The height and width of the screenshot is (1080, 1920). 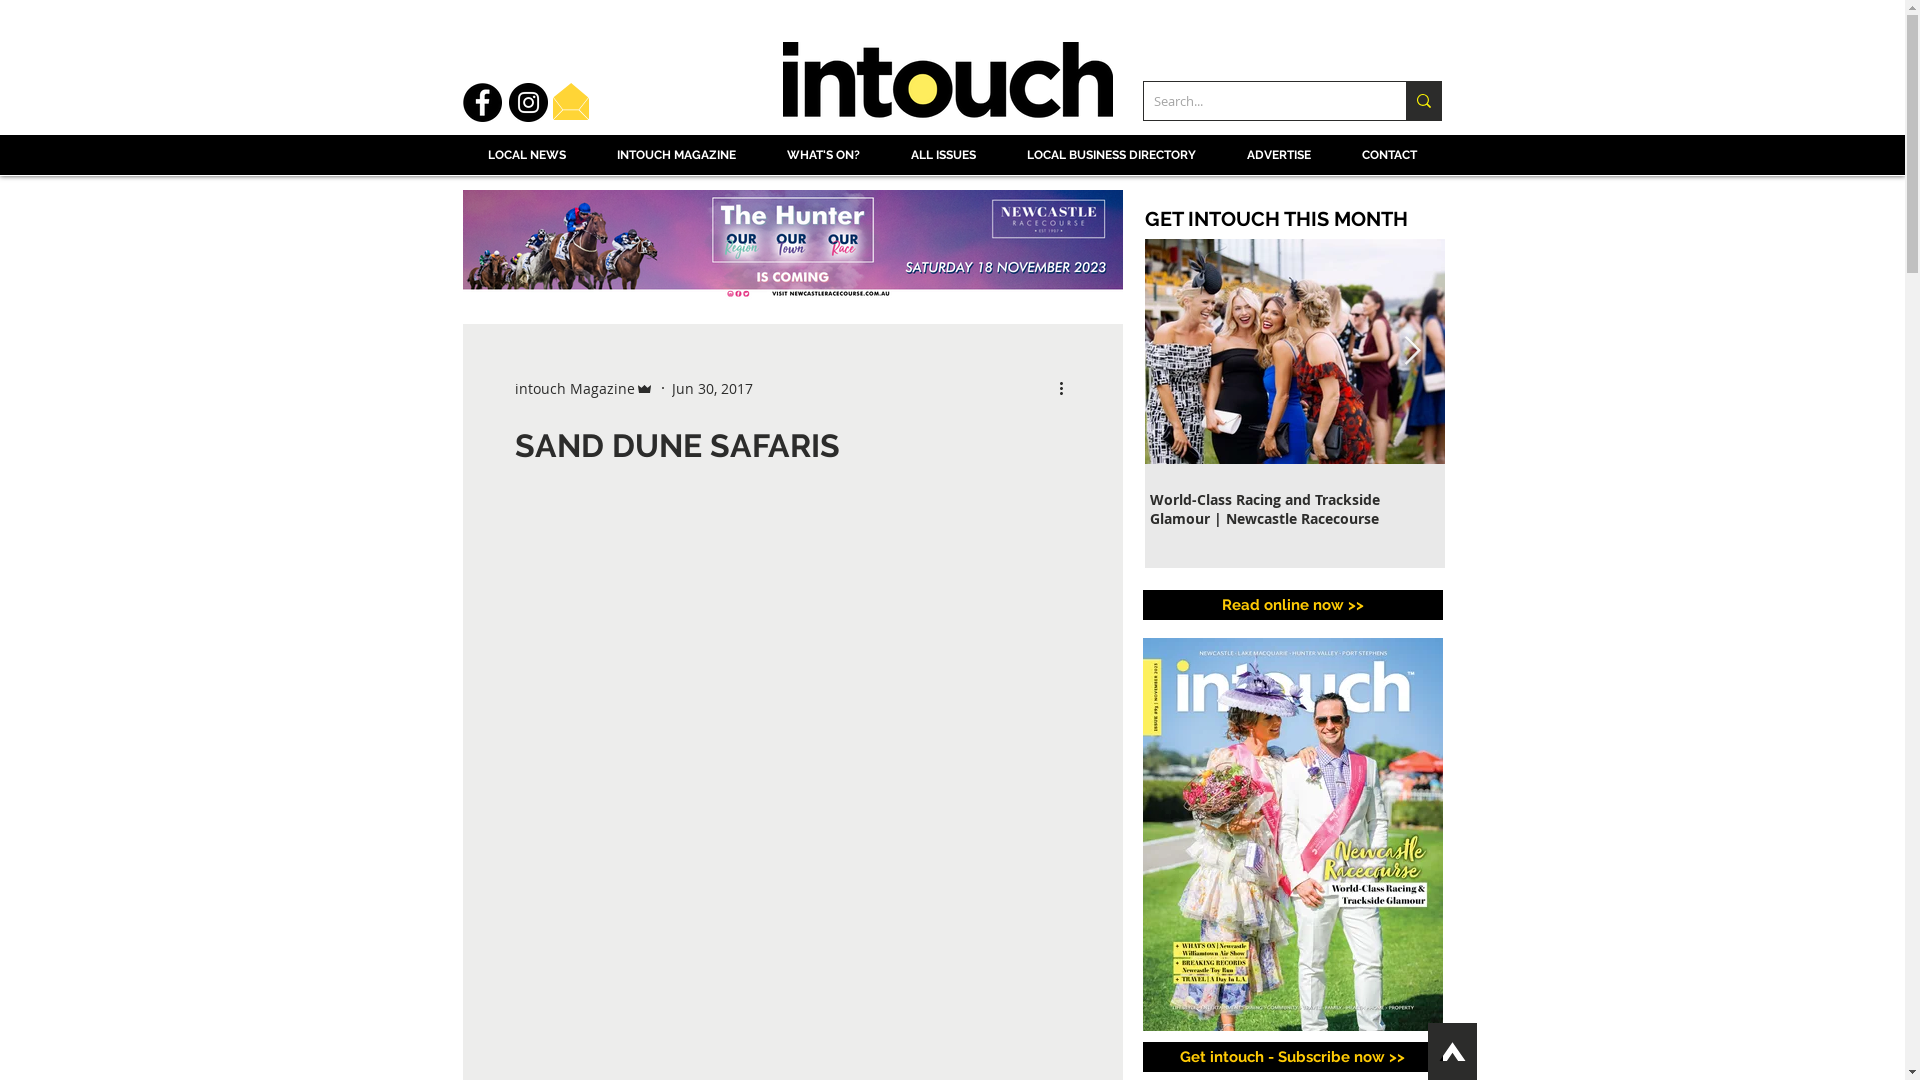 I want to click on 'ALL ISSUES', so click(x=937, y=160).